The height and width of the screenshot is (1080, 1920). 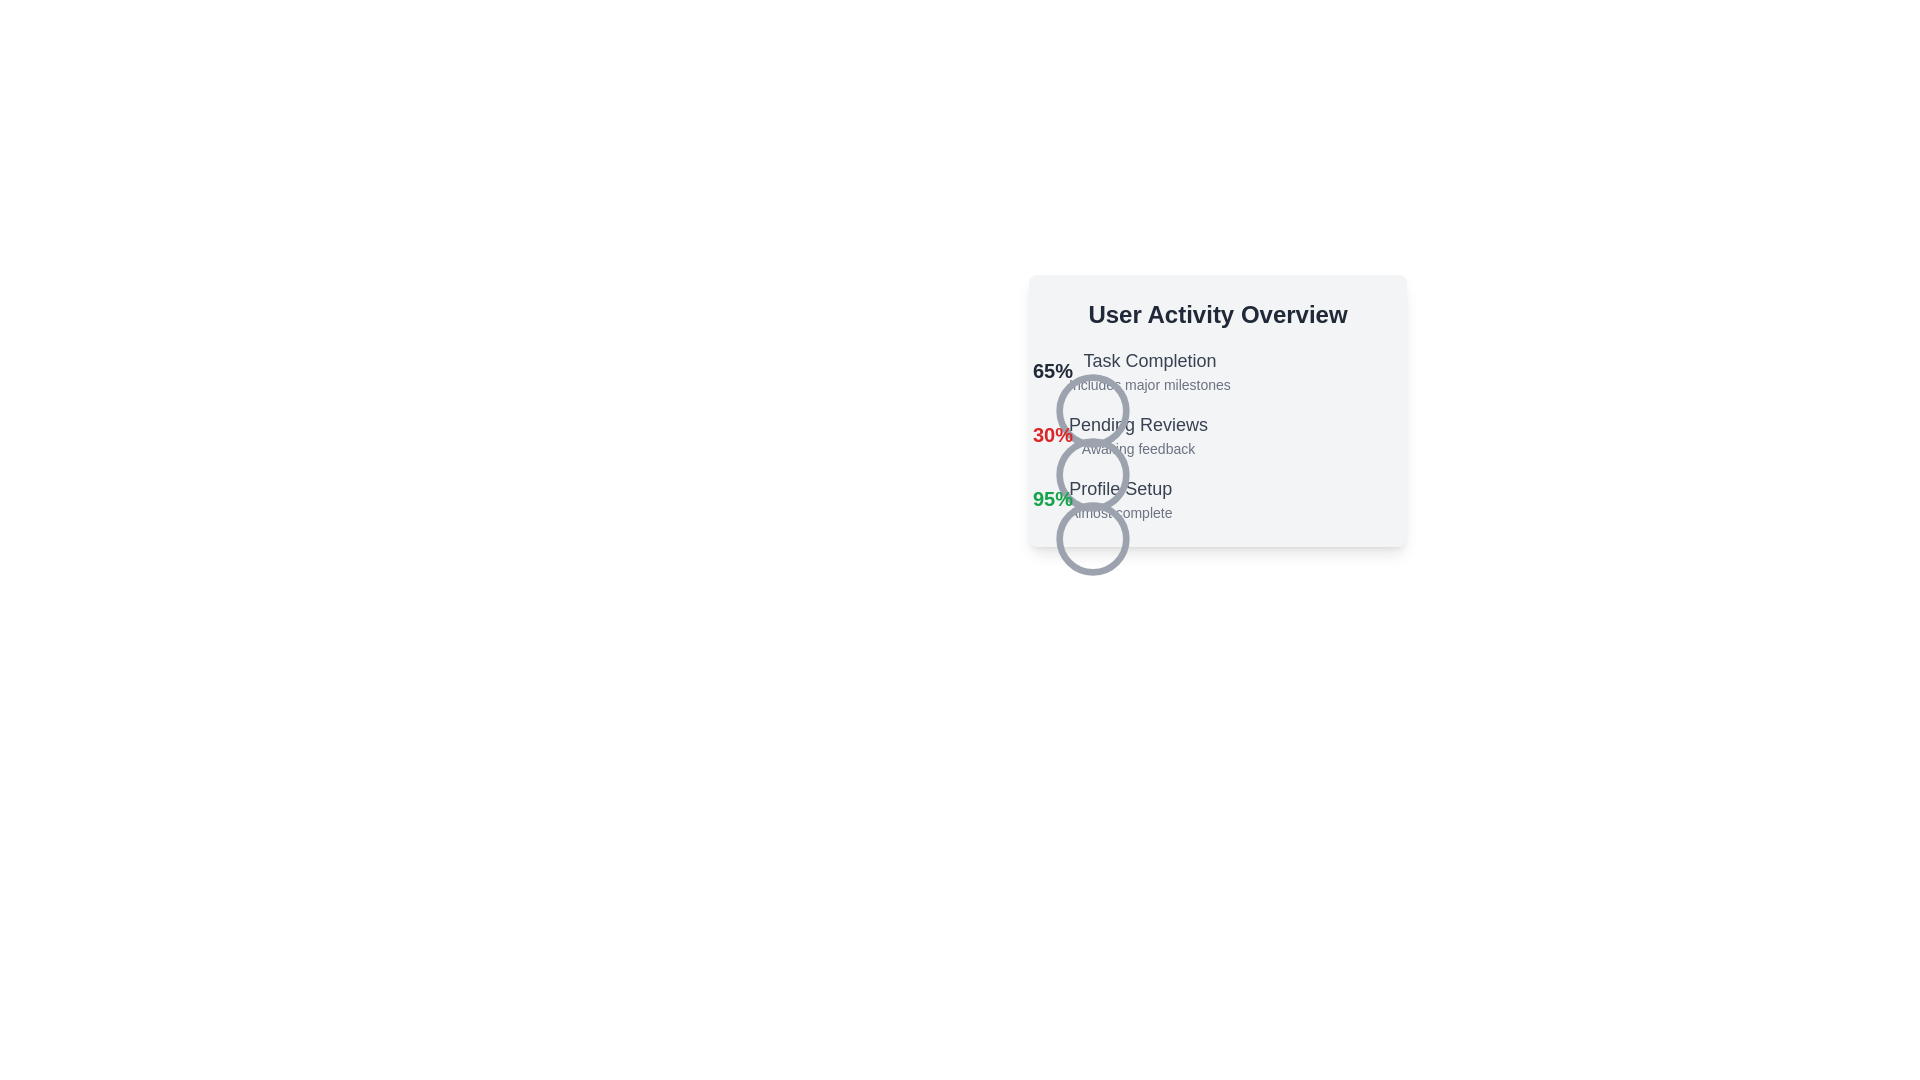 I want to click on the informational component with a progress indicator that shows the setup profile is at 95% to obtain more details, so click(x=1217, y=497).